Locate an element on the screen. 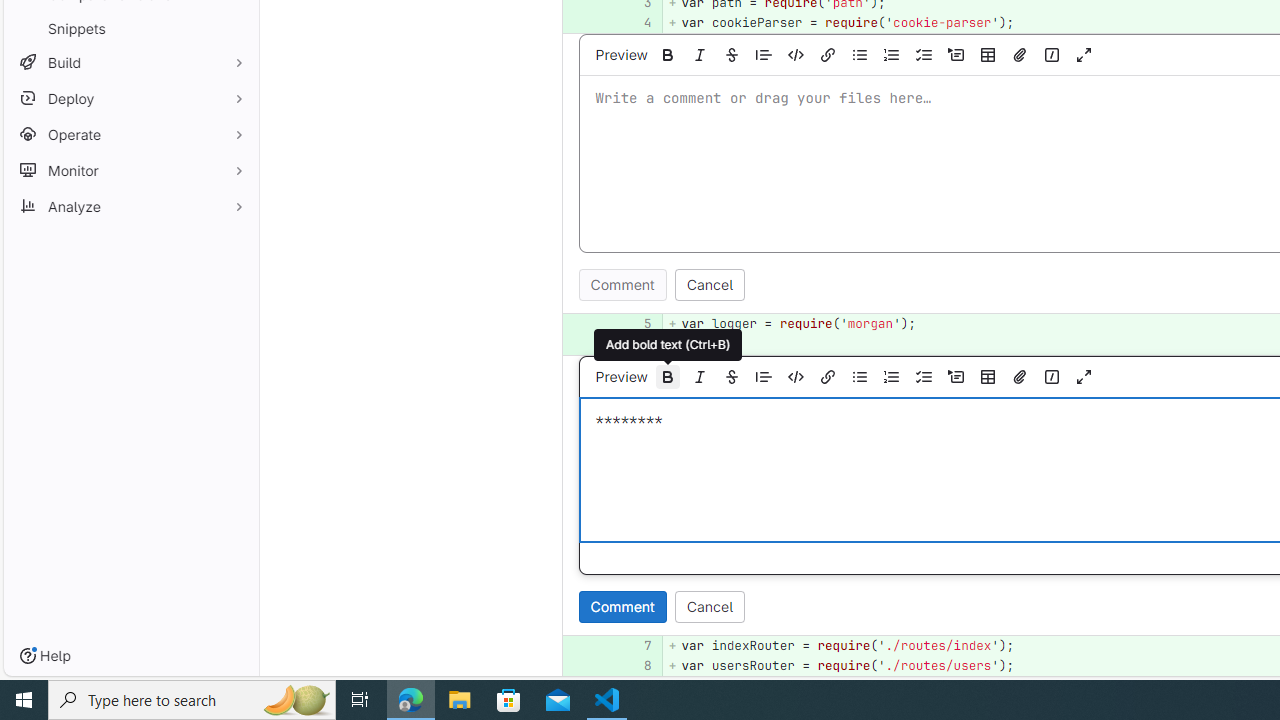 This screenshot has width=1280, height=720. 'Add a comment to this line' is located at coordinates (561, 666).